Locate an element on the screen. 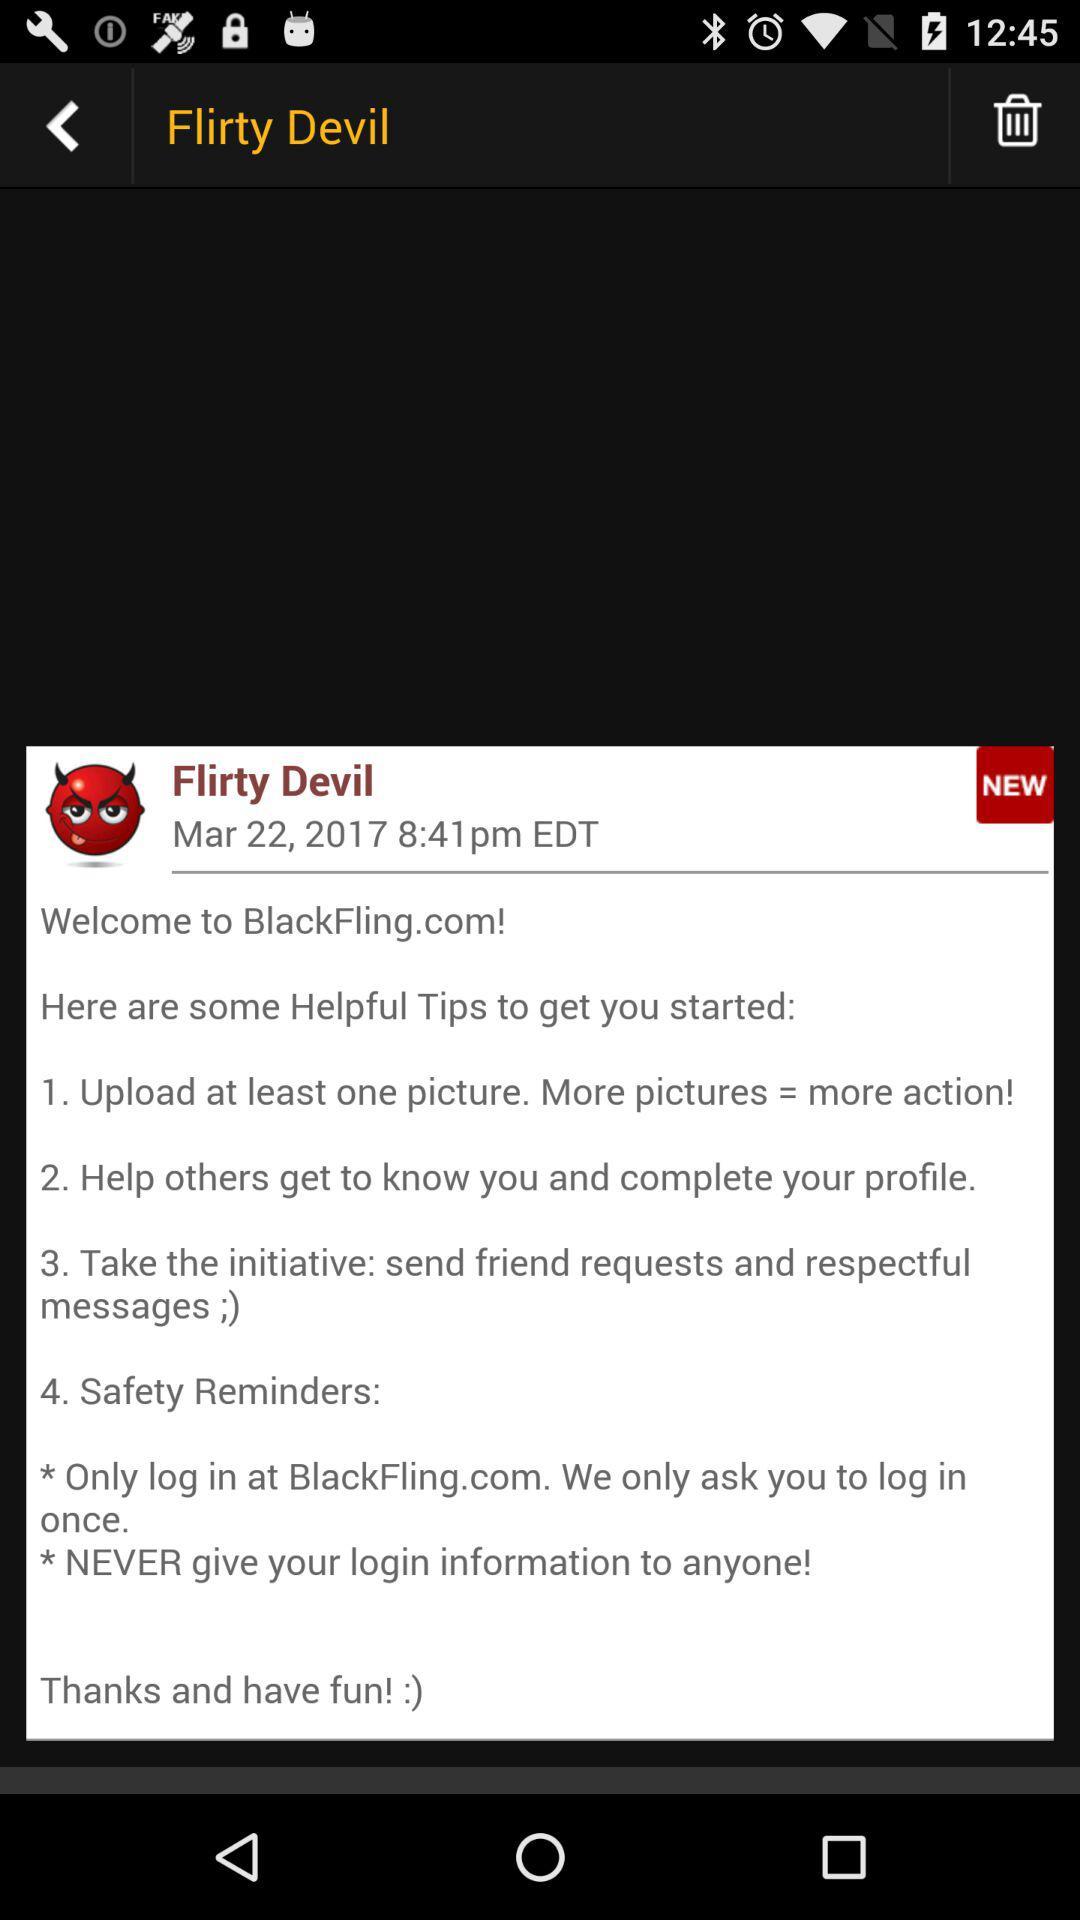 The width and height of the screenshot is (1080, 1920). item on the right is located at coordinates (1015, 783).